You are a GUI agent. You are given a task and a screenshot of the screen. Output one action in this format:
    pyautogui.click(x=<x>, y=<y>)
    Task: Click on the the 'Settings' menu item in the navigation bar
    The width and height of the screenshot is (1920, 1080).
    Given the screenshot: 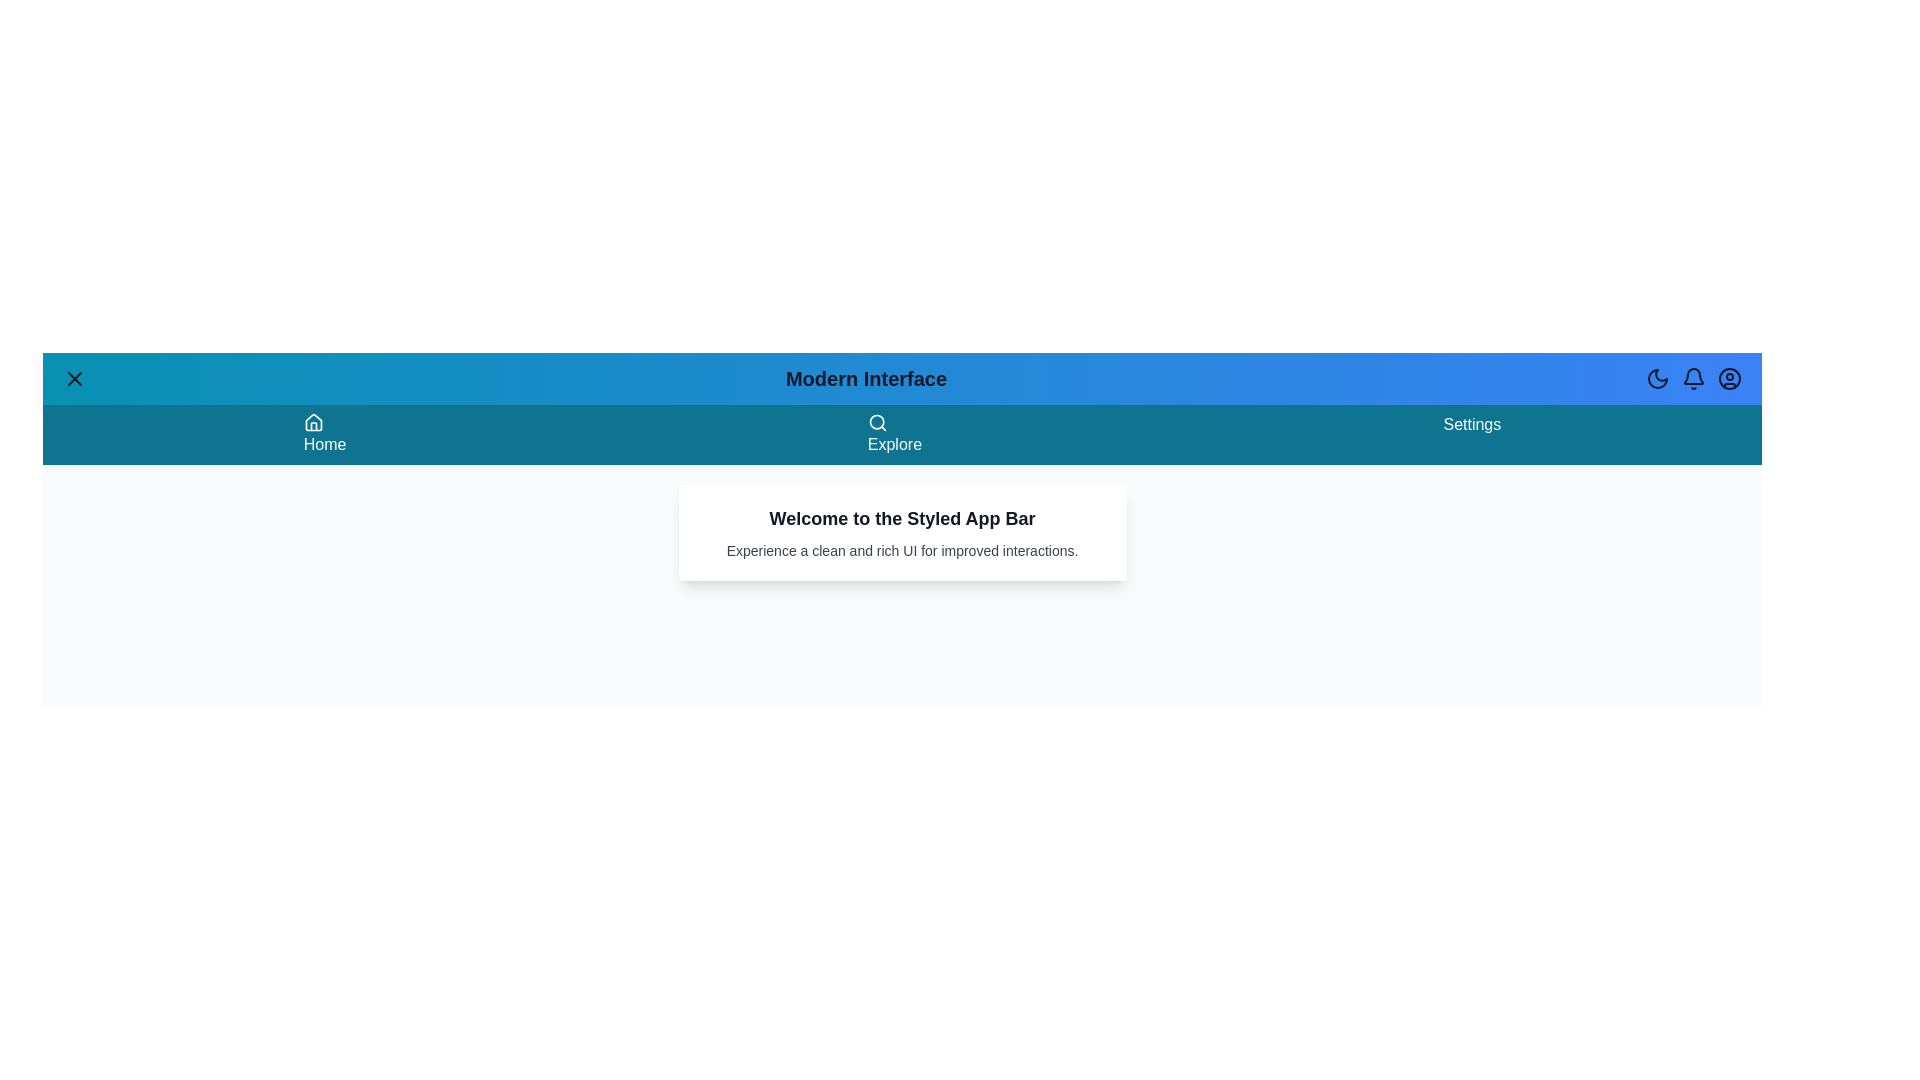 What is the action you would take?
    pyautogui.click(x=1472, y=434)
    